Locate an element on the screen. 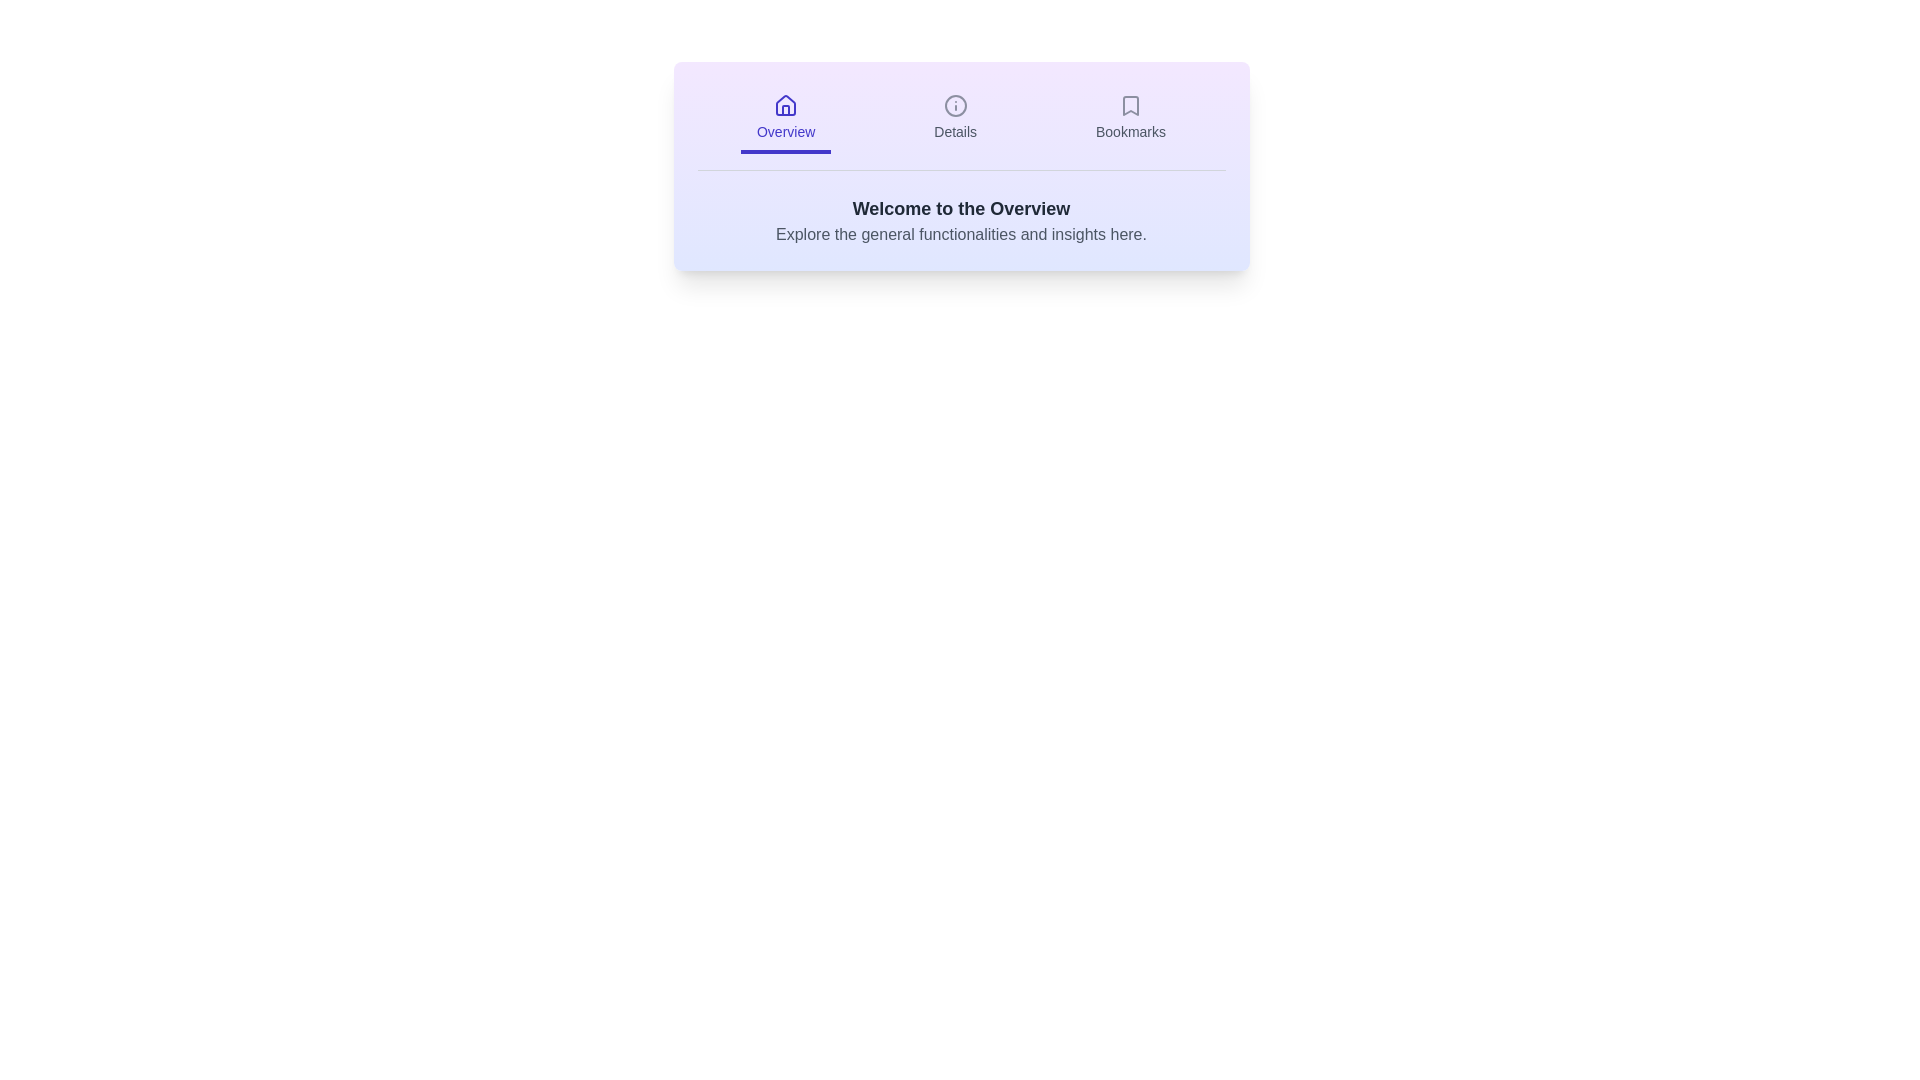 The image size is (1920, 1080). the house-shaped icon button located near the top-center of the interface is located at coordinates (785, 105).